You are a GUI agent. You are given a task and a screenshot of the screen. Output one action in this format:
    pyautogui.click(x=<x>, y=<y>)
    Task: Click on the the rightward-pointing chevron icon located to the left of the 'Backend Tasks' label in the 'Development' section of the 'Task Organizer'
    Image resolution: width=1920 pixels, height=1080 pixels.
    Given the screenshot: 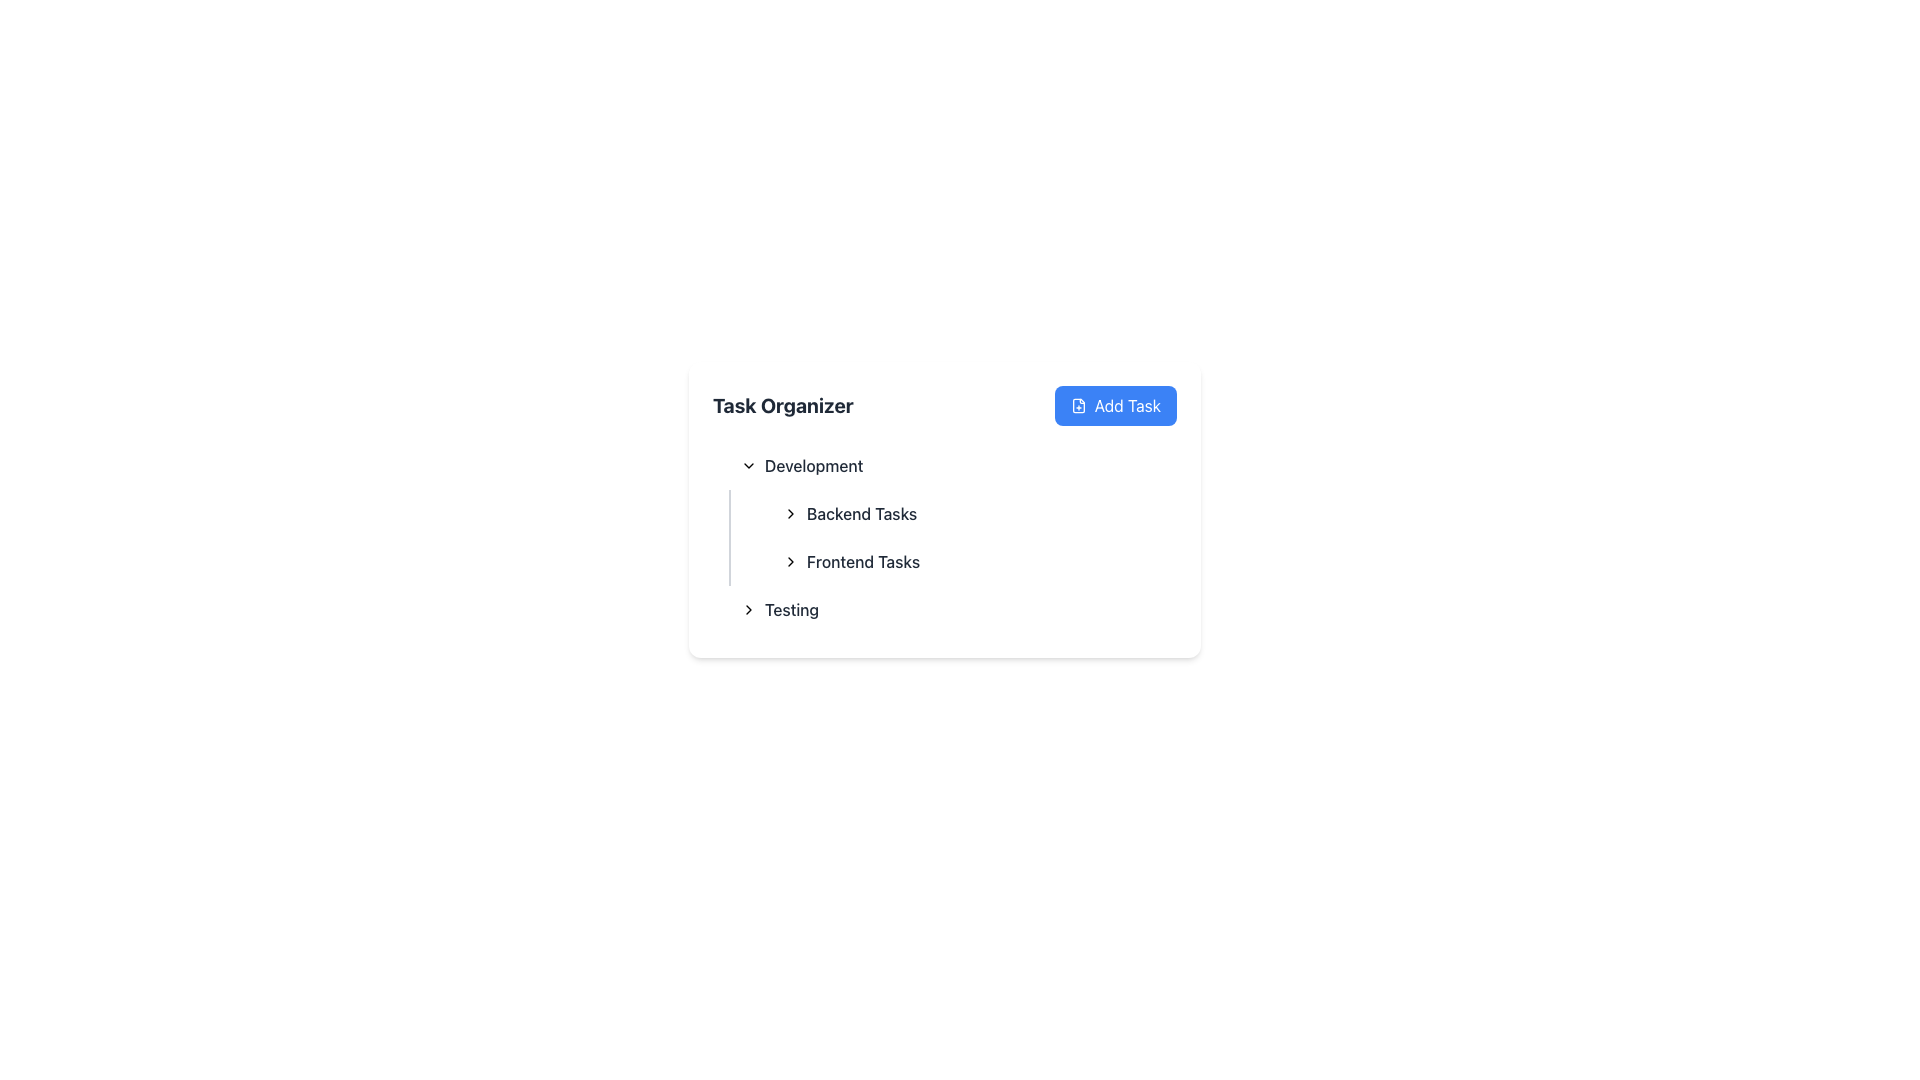 What is the action you would take?
    pyautogui.click(x=790, y=512)
    